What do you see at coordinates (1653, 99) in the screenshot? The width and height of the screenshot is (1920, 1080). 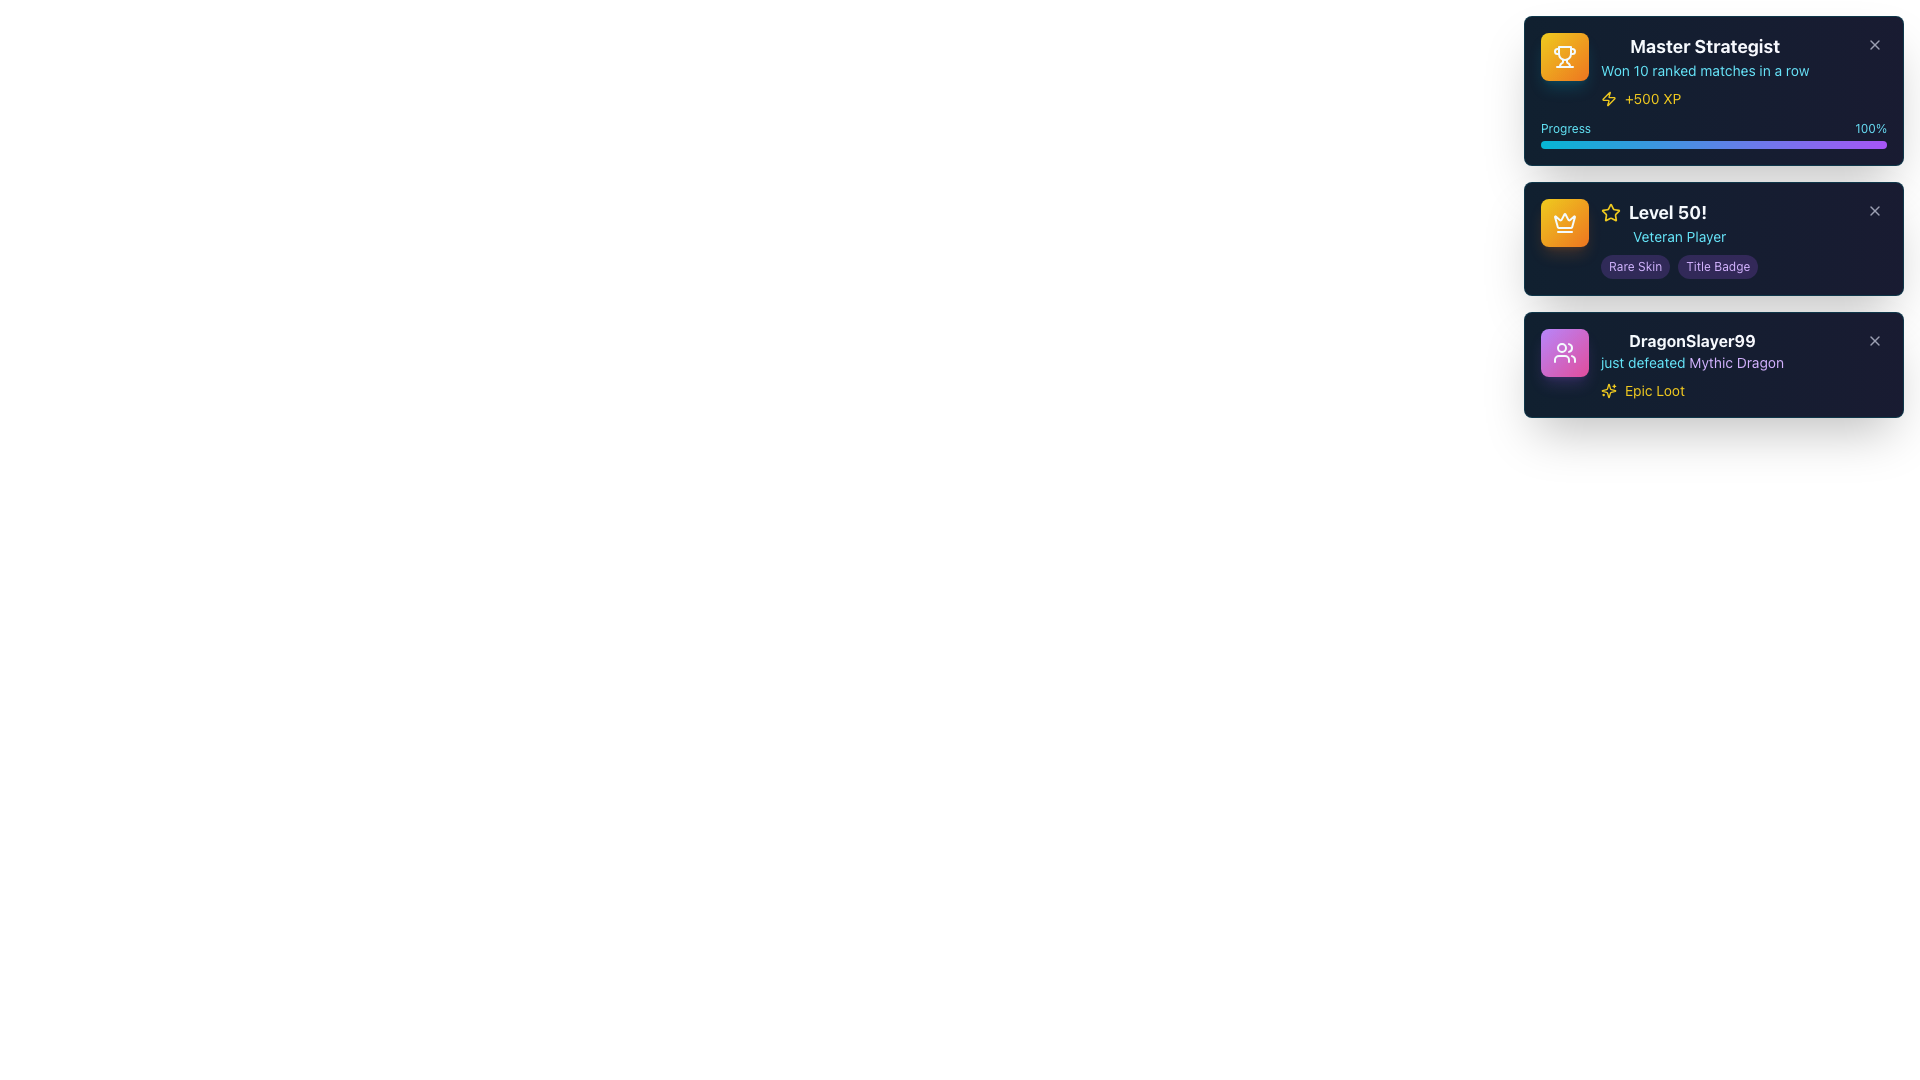 I see `text label displaying '+500 XP' in bold yellow located near the 'Master Strategist' text and to the right of the lightning icon` at bounding box center [1653, 99].